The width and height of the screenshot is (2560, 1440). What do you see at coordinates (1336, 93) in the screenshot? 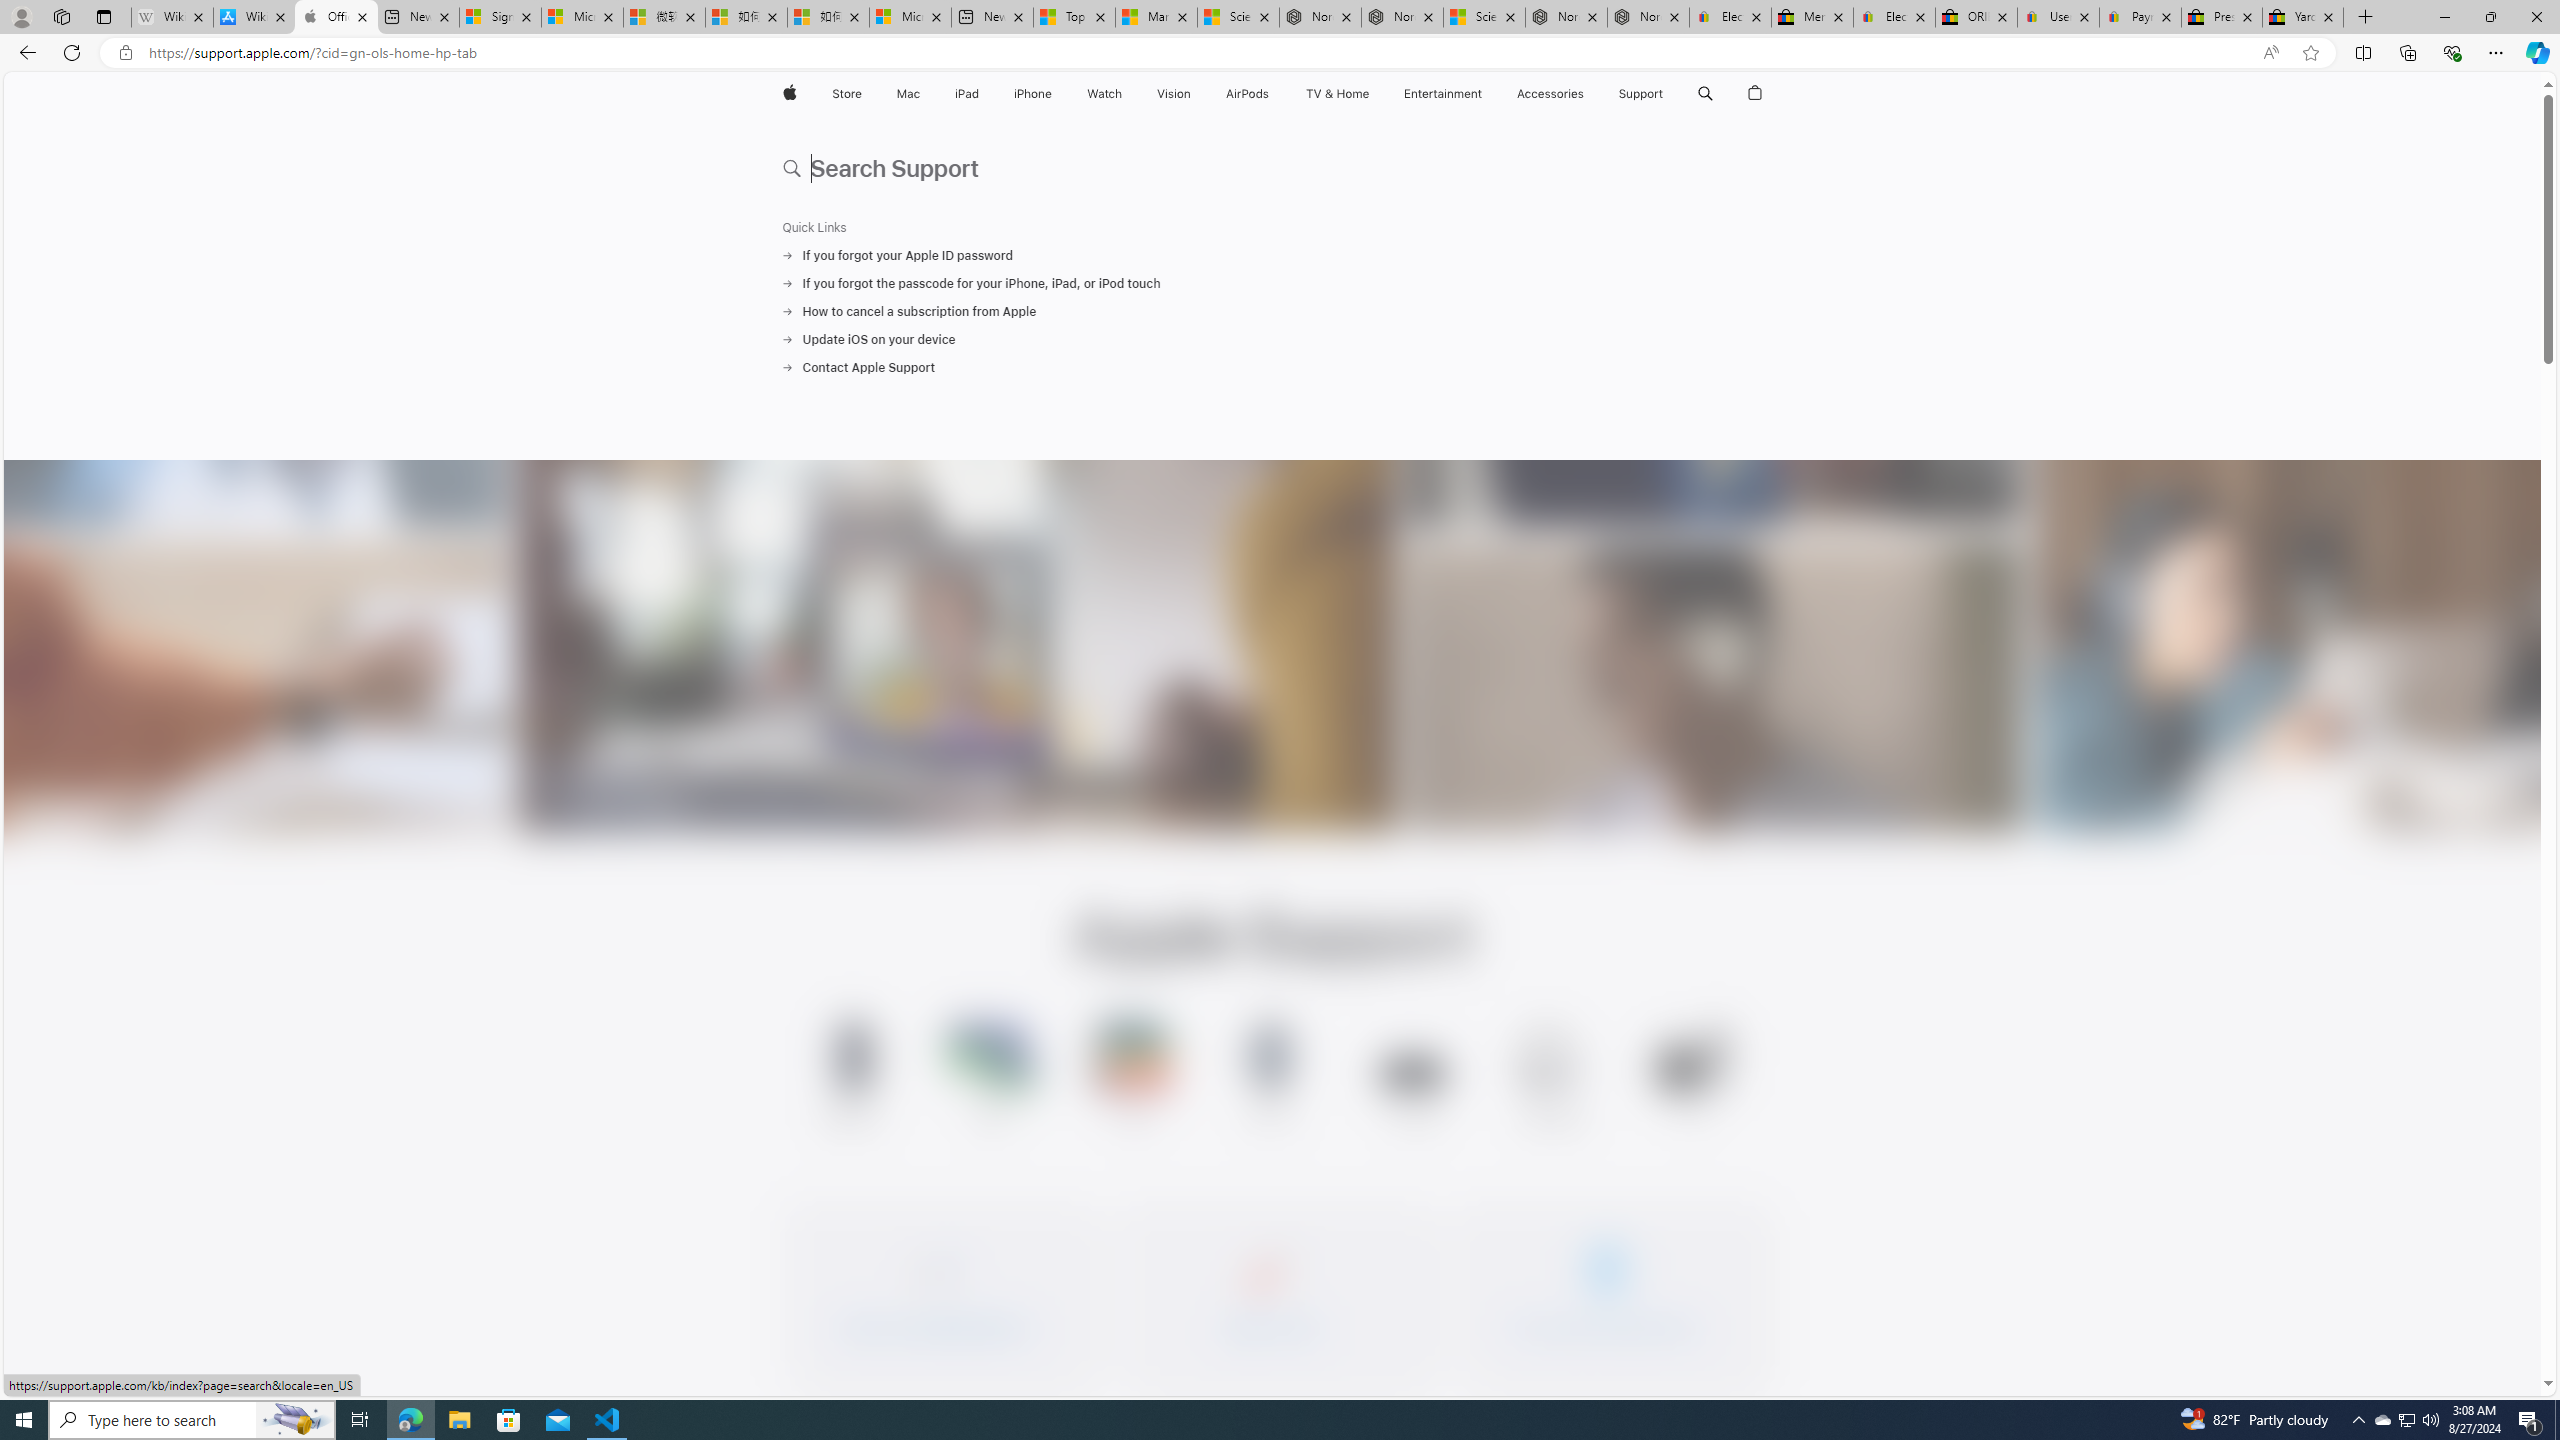
I see `'TV and Home'` at bounding box center [1336, 93].